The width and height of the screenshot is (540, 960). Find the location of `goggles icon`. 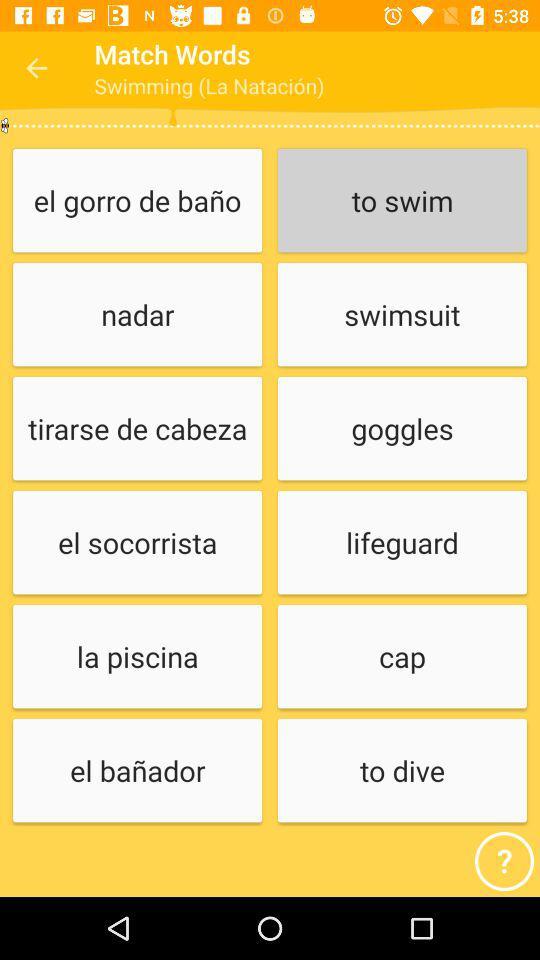

goggles icon is located at coordinates (402, 429).